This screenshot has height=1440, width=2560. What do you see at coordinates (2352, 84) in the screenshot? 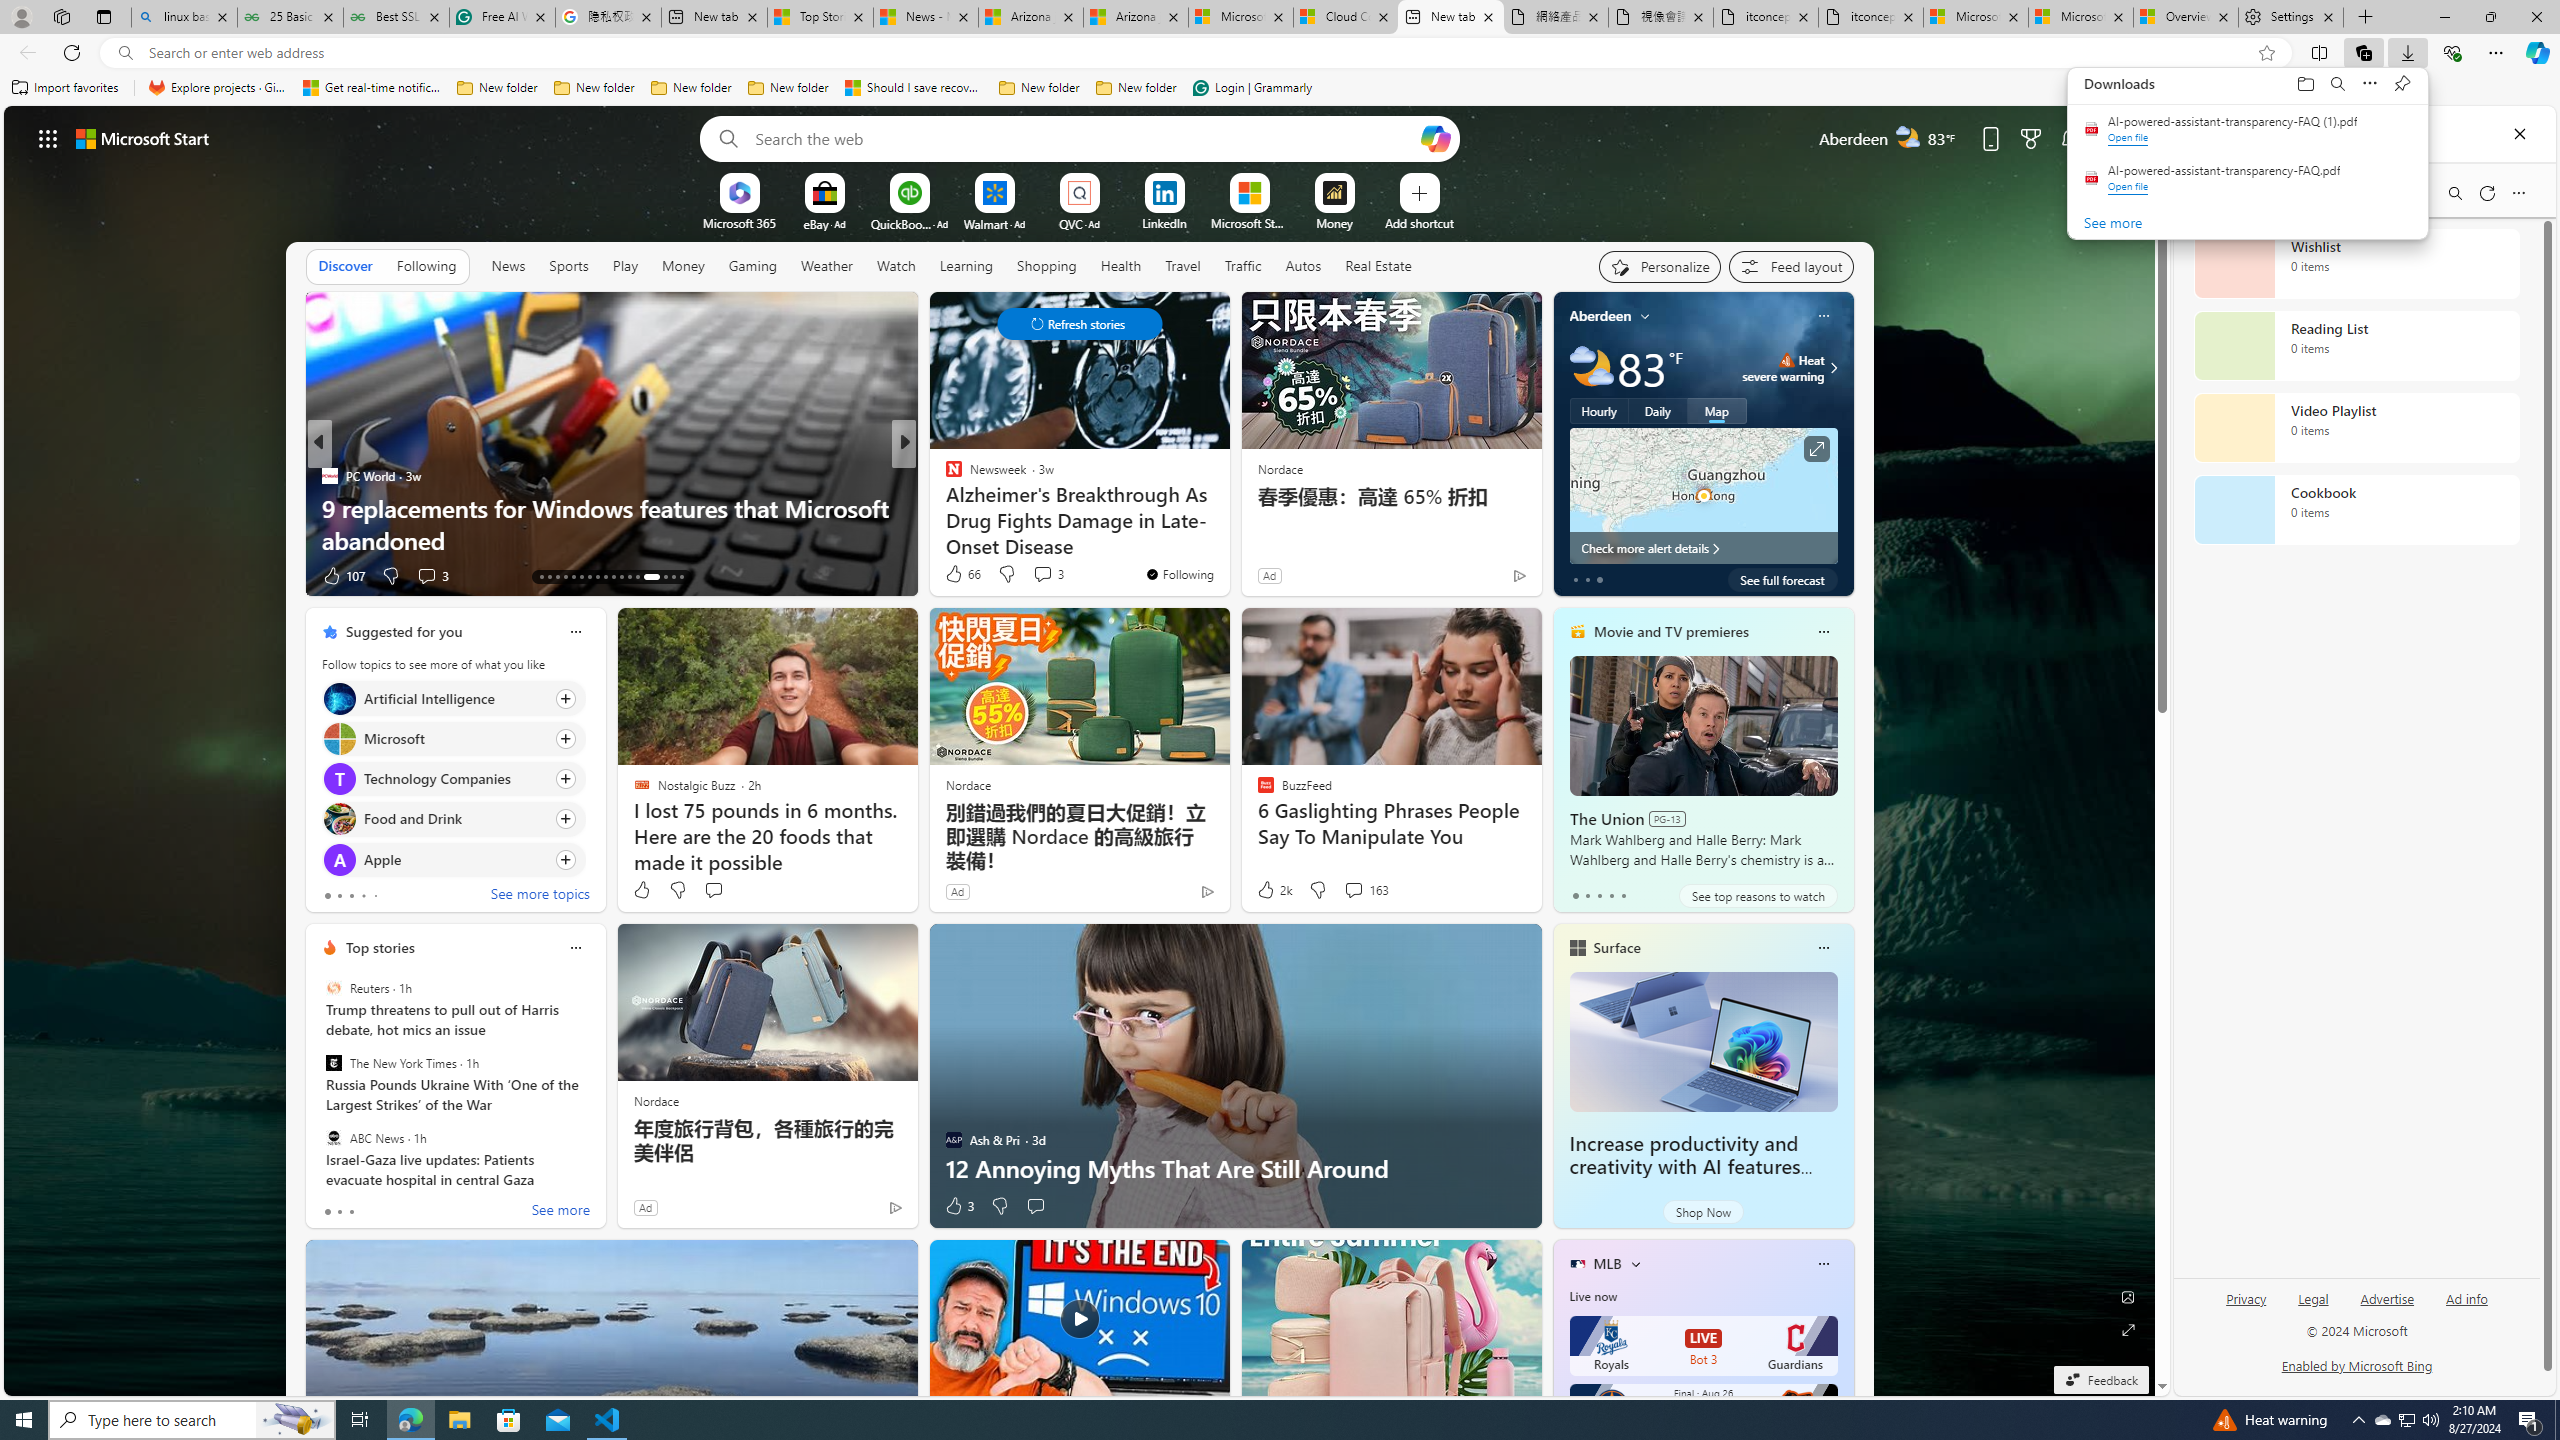
I see `'Downloads'` at bounding box center [2352, 84].